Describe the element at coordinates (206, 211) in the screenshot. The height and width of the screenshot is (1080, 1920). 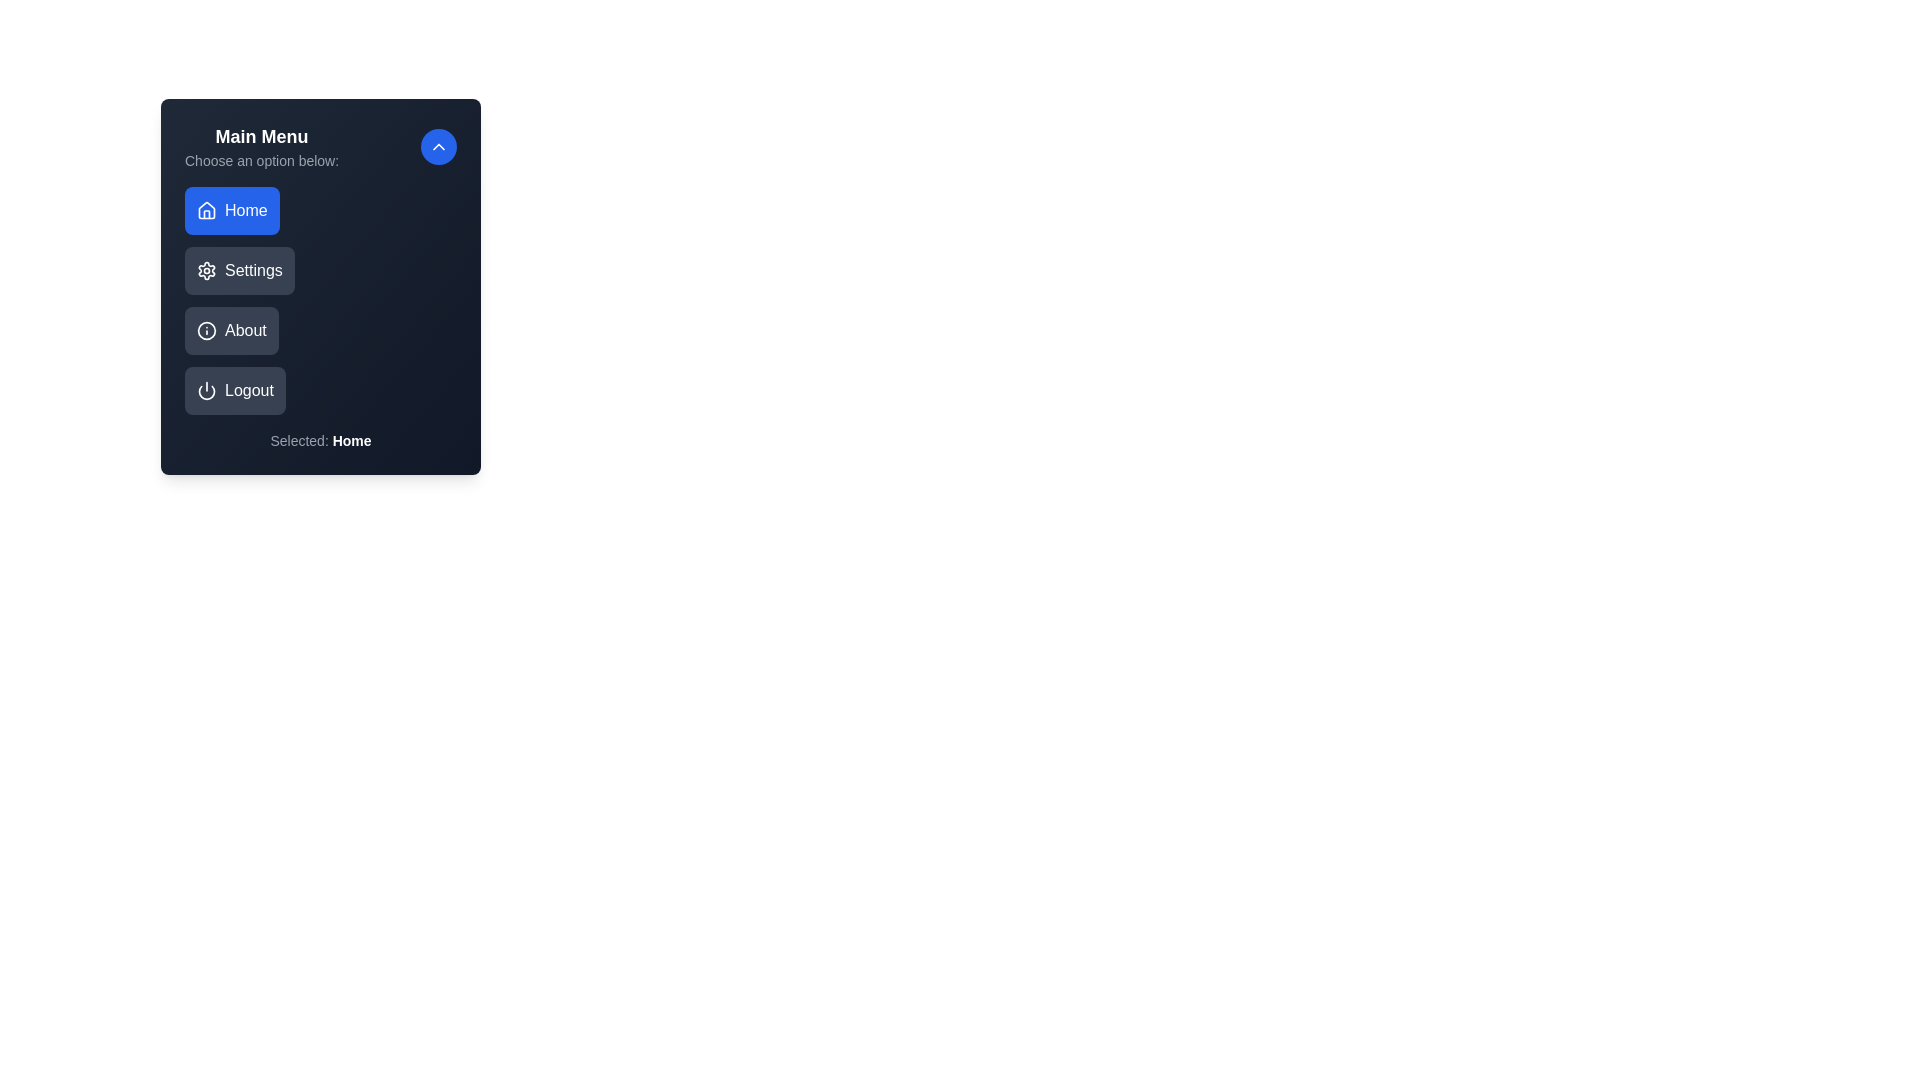
I see `the house icon inside the blue button labeled 'Home'` at that location.